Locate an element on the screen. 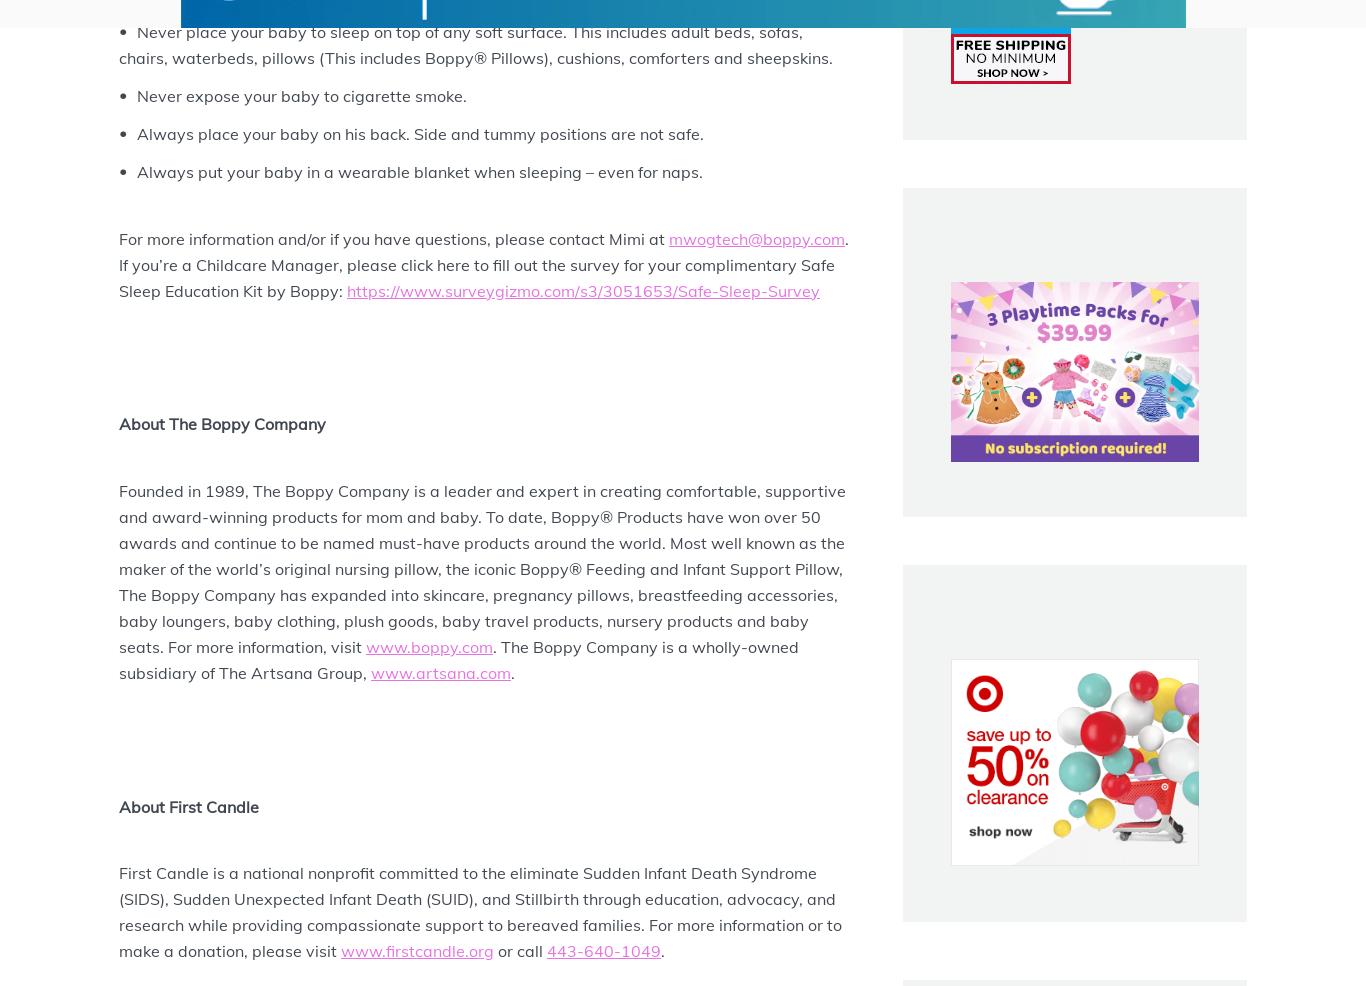 The image size is (1366, 986). 'About First Candle' is located at coordinates (188, 805).